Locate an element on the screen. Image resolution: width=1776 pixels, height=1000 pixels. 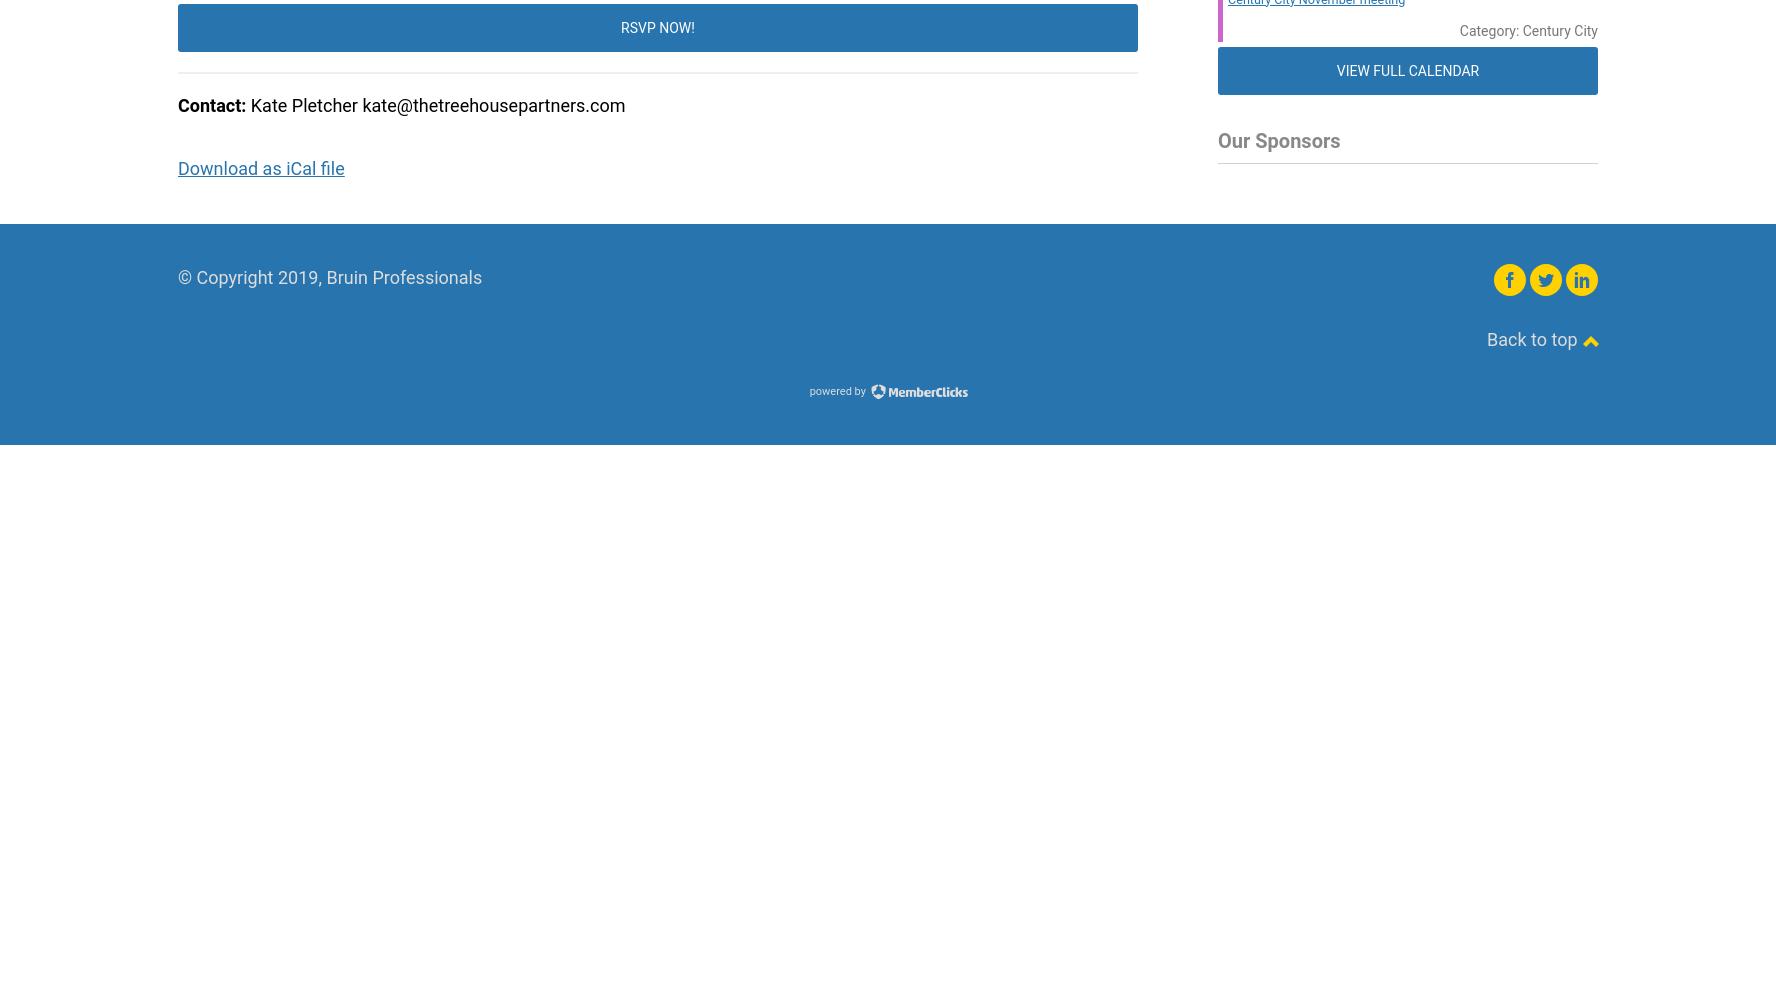
'Kate Pletcher' is located at coordinates (305, 103).